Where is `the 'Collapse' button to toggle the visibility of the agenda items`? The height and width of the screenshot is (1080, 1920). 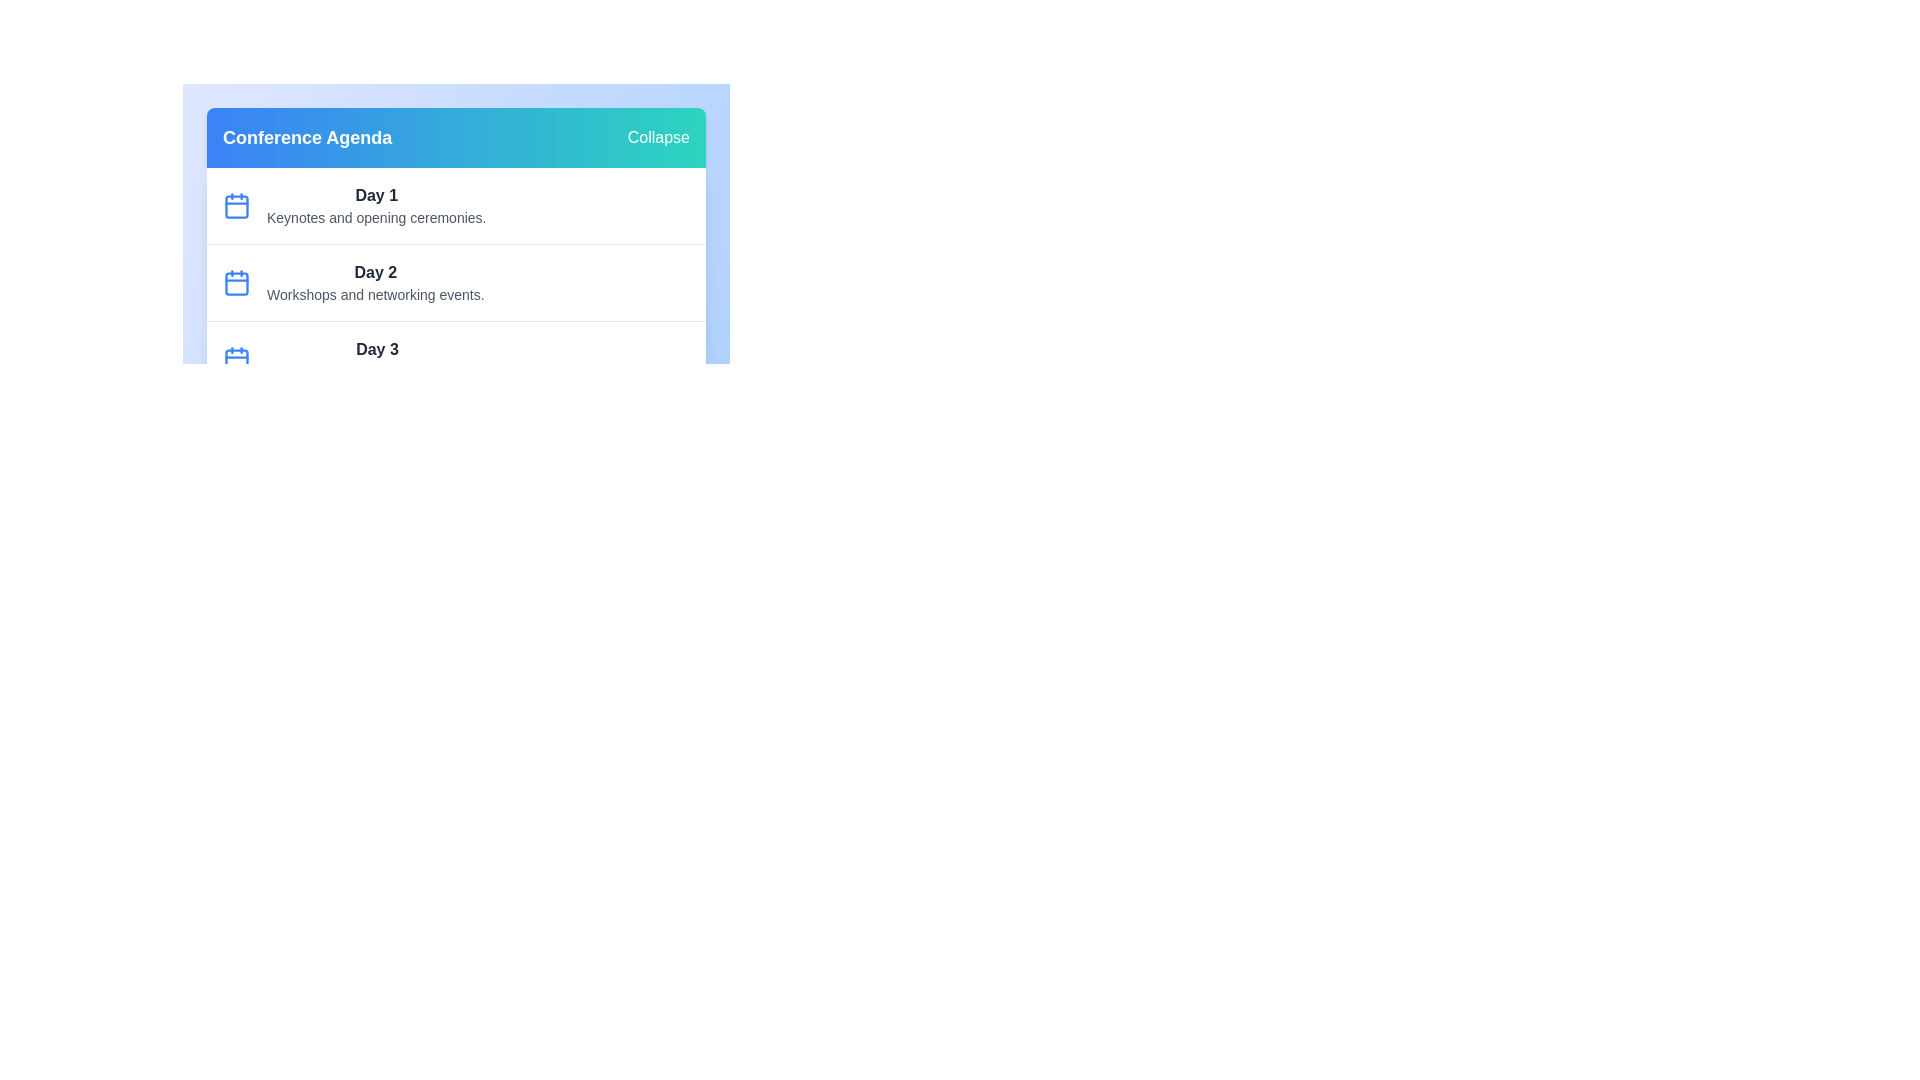
the 'Collapse' button to toggle the visibility of the agenda items is located at coordinates (658, 137).